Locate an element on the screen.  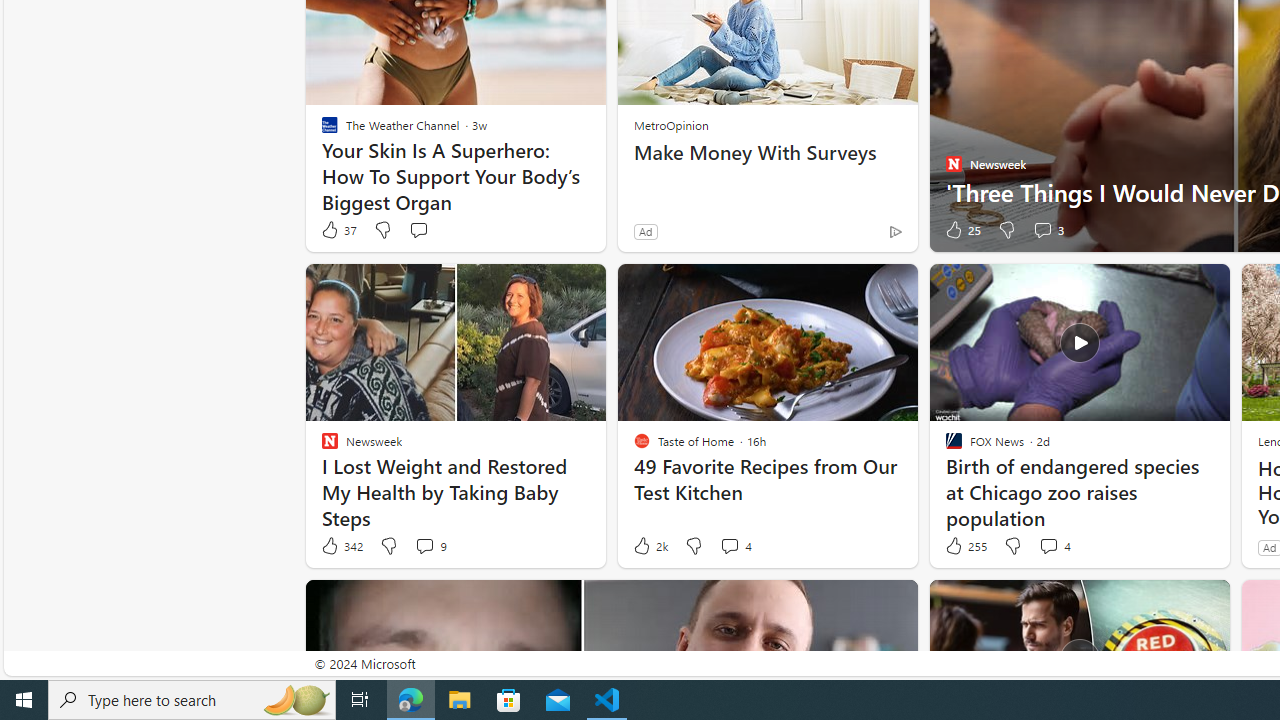
'25 Like' is located at coordinates (961, 229).